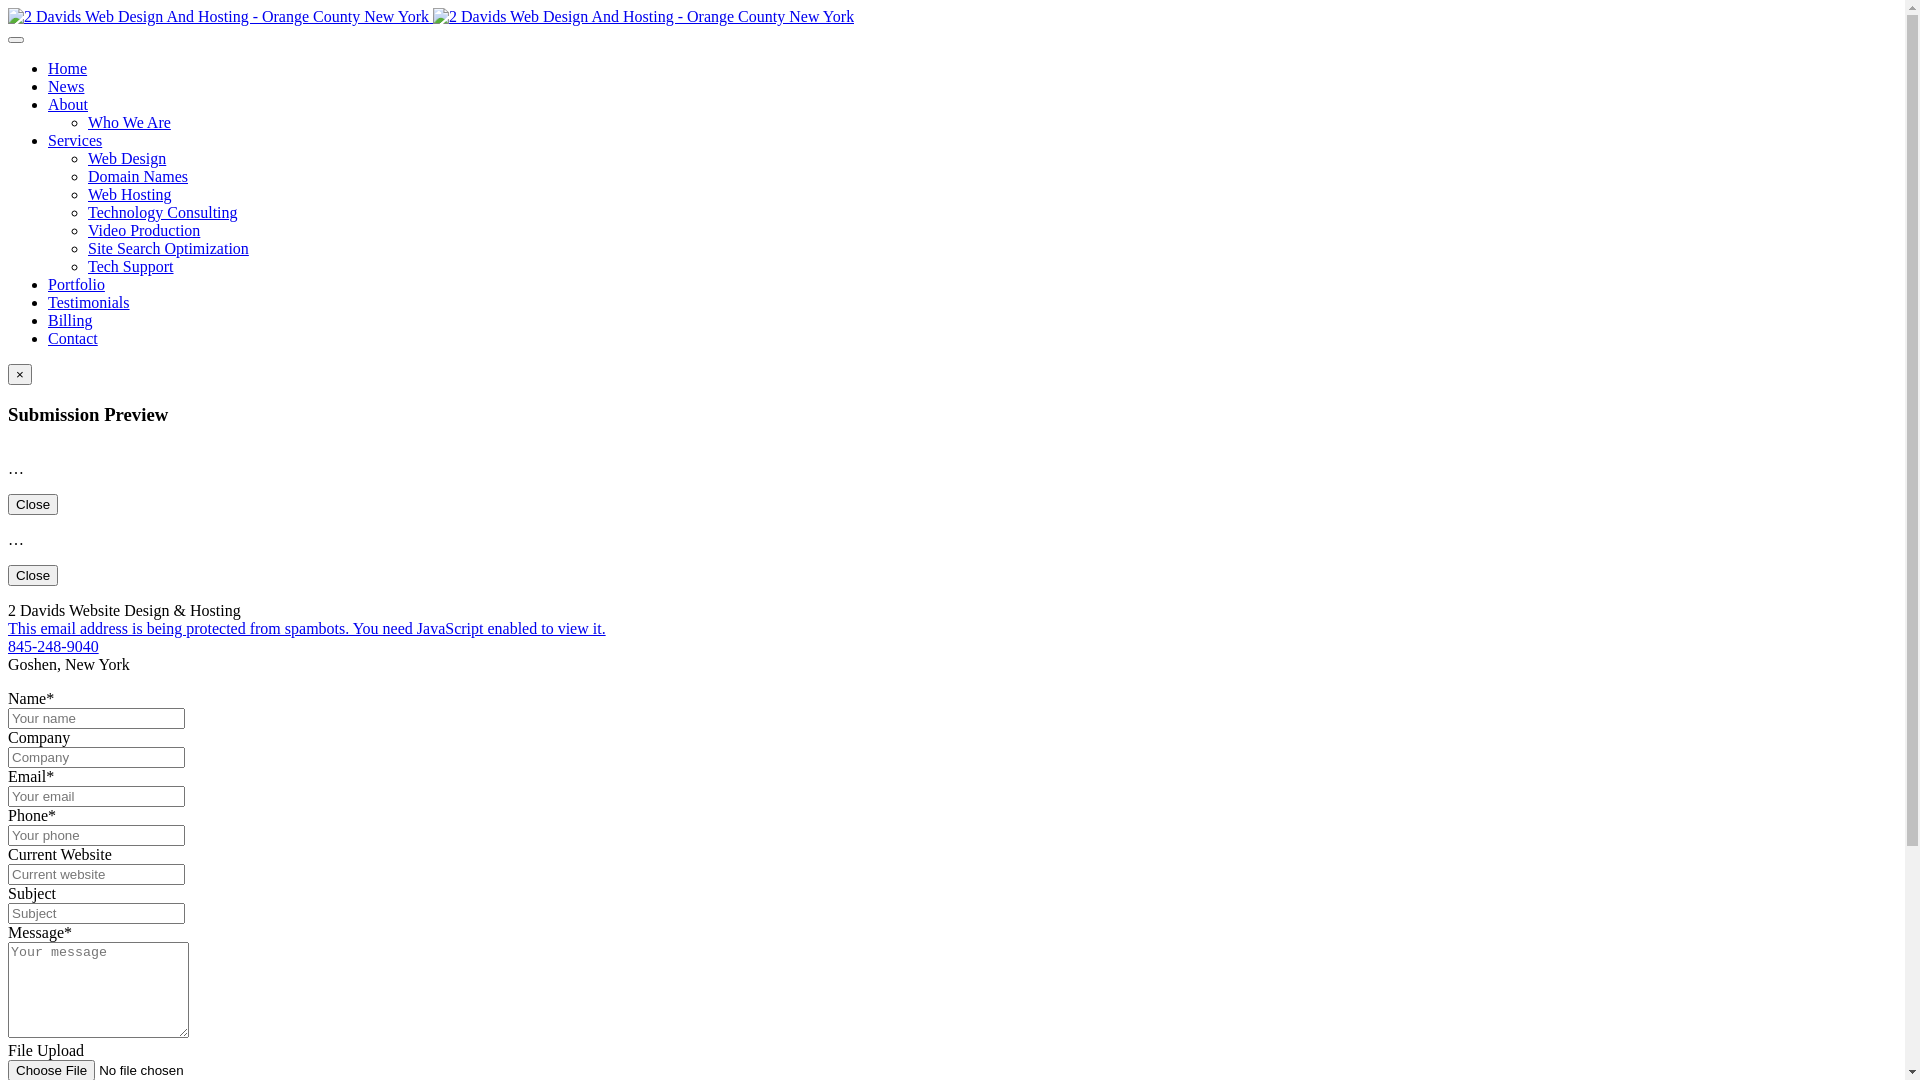  What do you see at coordinates (53, 646) in the screenshot?
I see `'845-248-9040'` at bounding box center [53, 646].